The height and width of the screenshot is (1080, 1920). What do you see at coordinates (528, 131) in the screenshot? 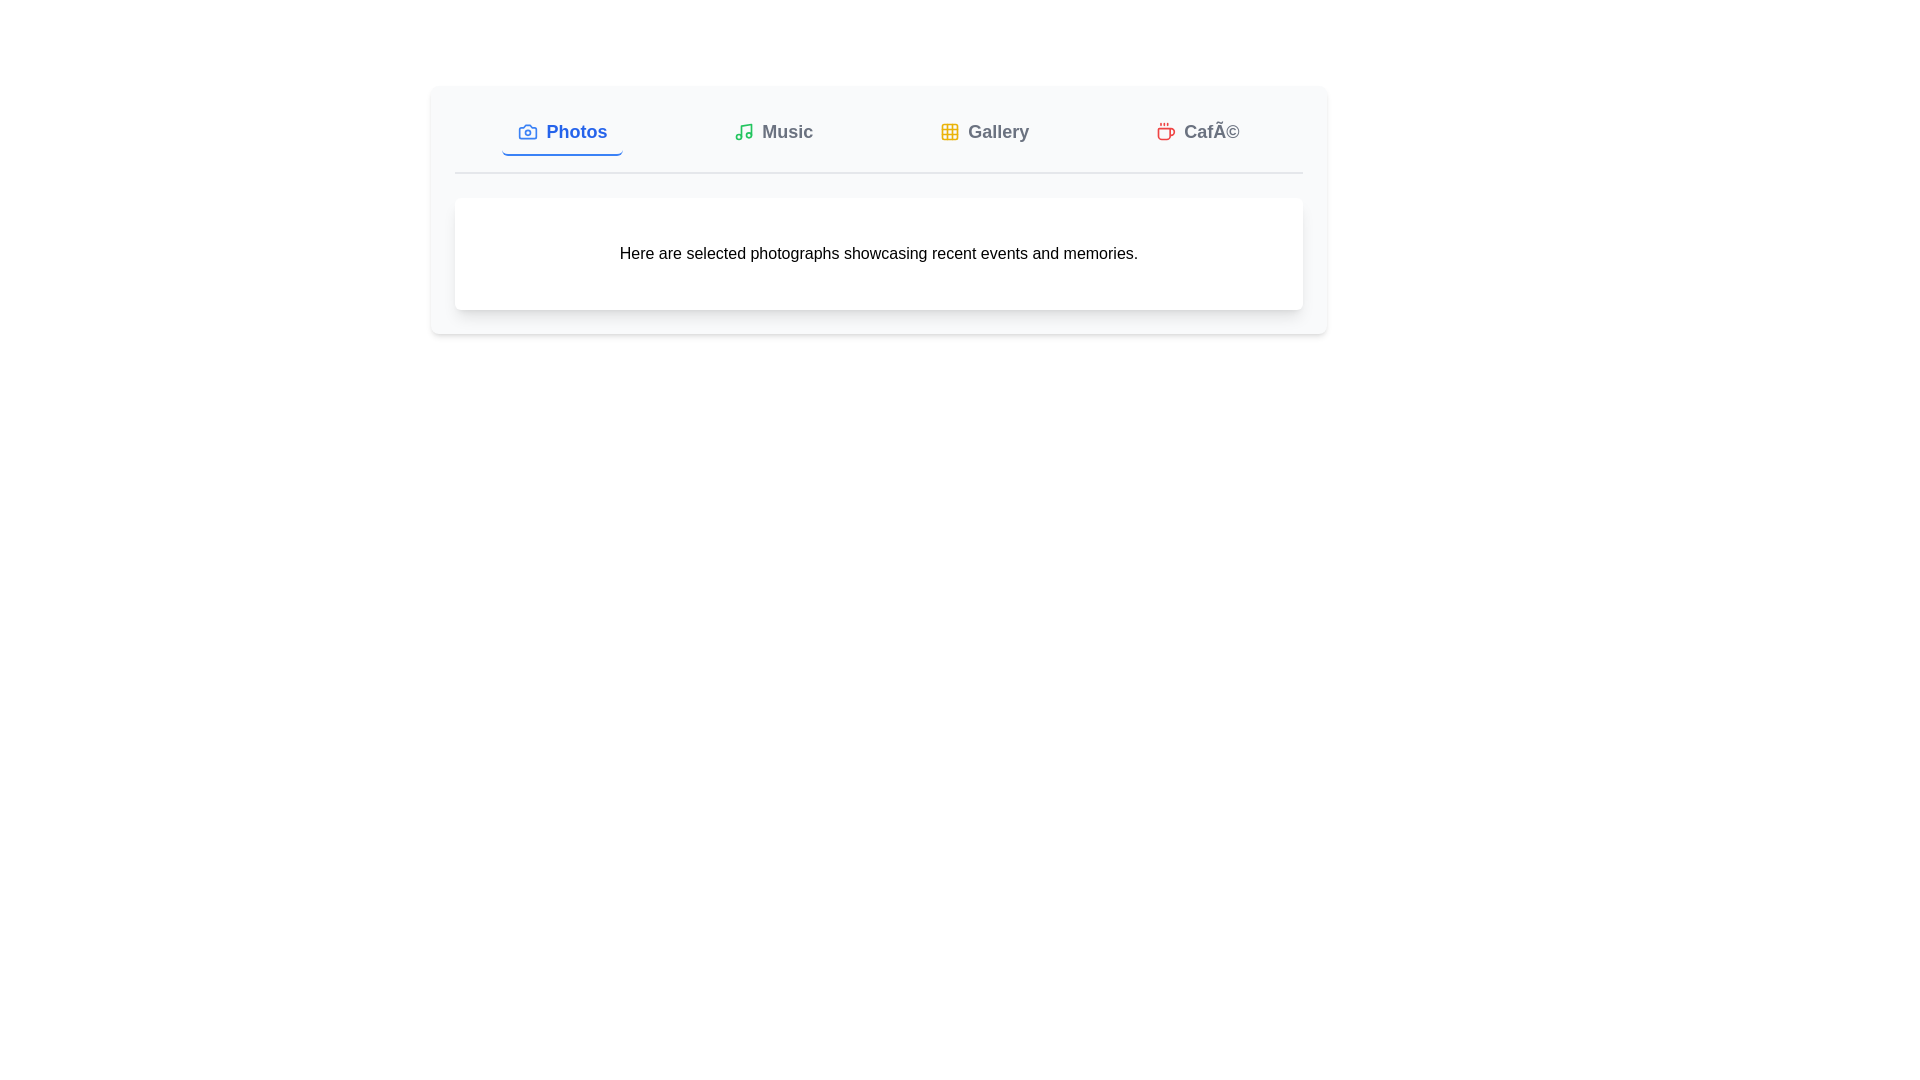
I see `the icon located in the navigation bar, which visually reinforces the 'Photos' tab, positioned immediately left of the 'Photos' text label` at bounding box center [528, 131].